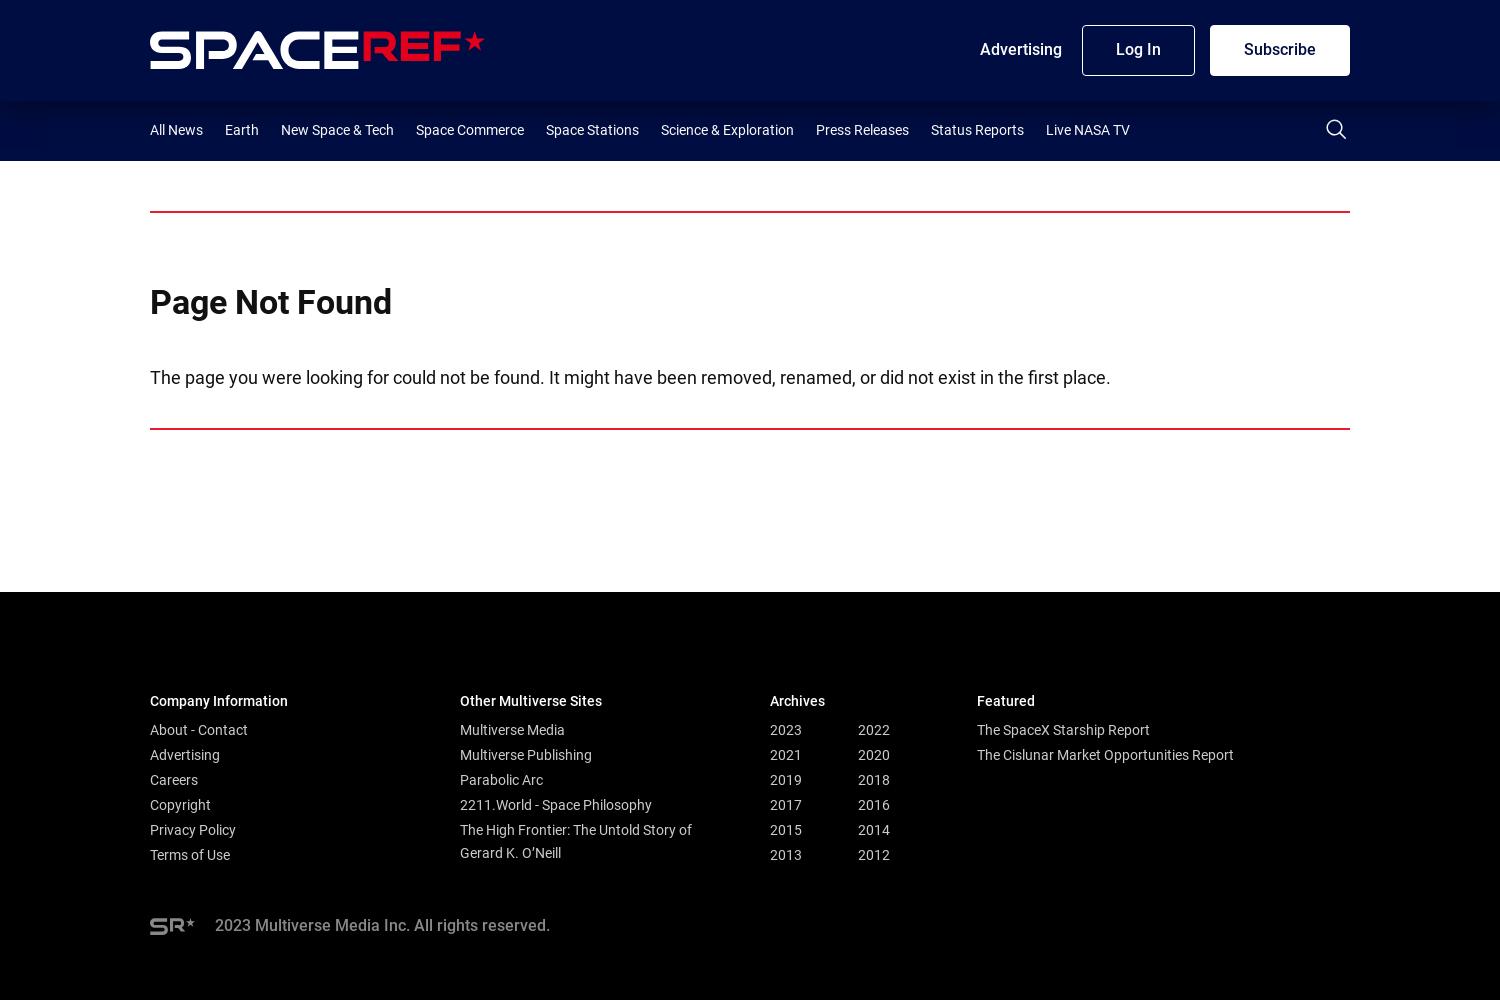 The width and height of the screenshot is (1500, 1000). Describe the element at coordinates (198, 729) in the screenshot. I see `'About - Contact'` at that location.